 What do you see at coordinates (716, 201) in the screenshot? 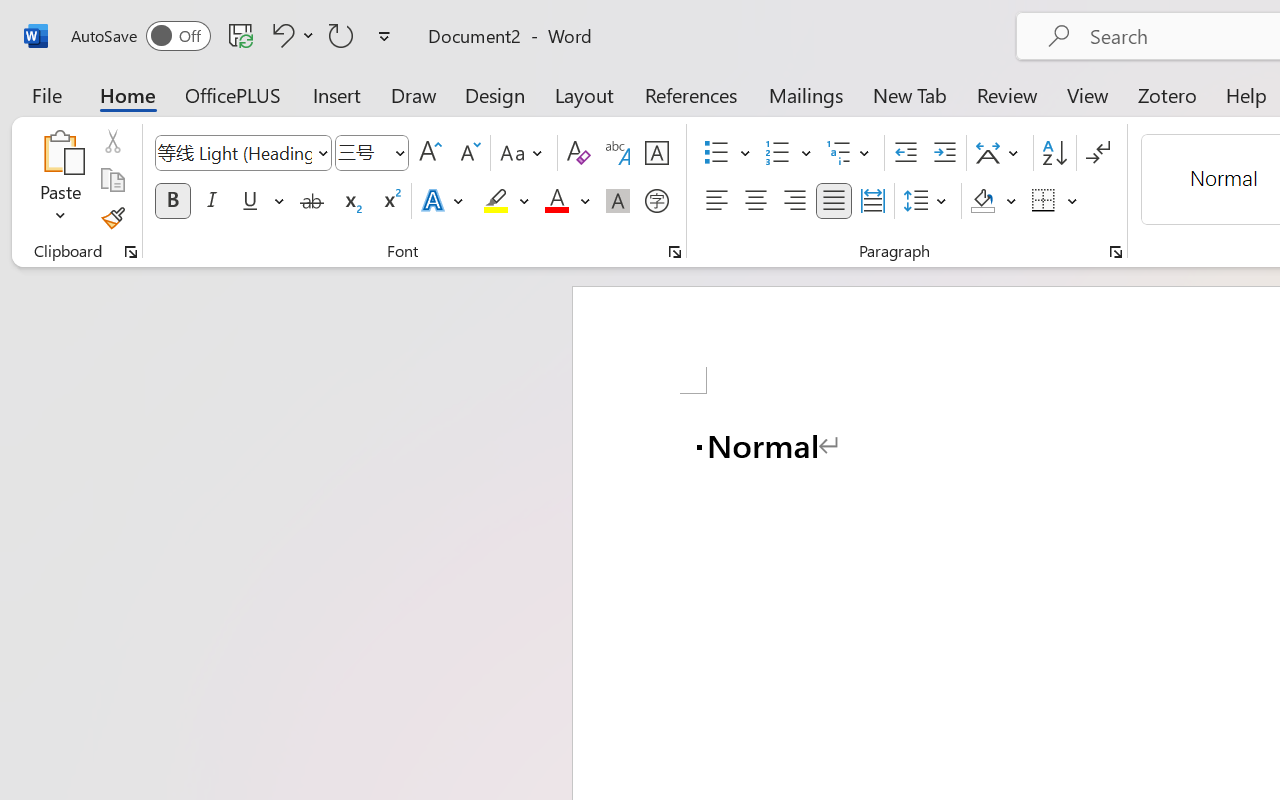
I see `'Align Left'` at bounding box center [716, 201].